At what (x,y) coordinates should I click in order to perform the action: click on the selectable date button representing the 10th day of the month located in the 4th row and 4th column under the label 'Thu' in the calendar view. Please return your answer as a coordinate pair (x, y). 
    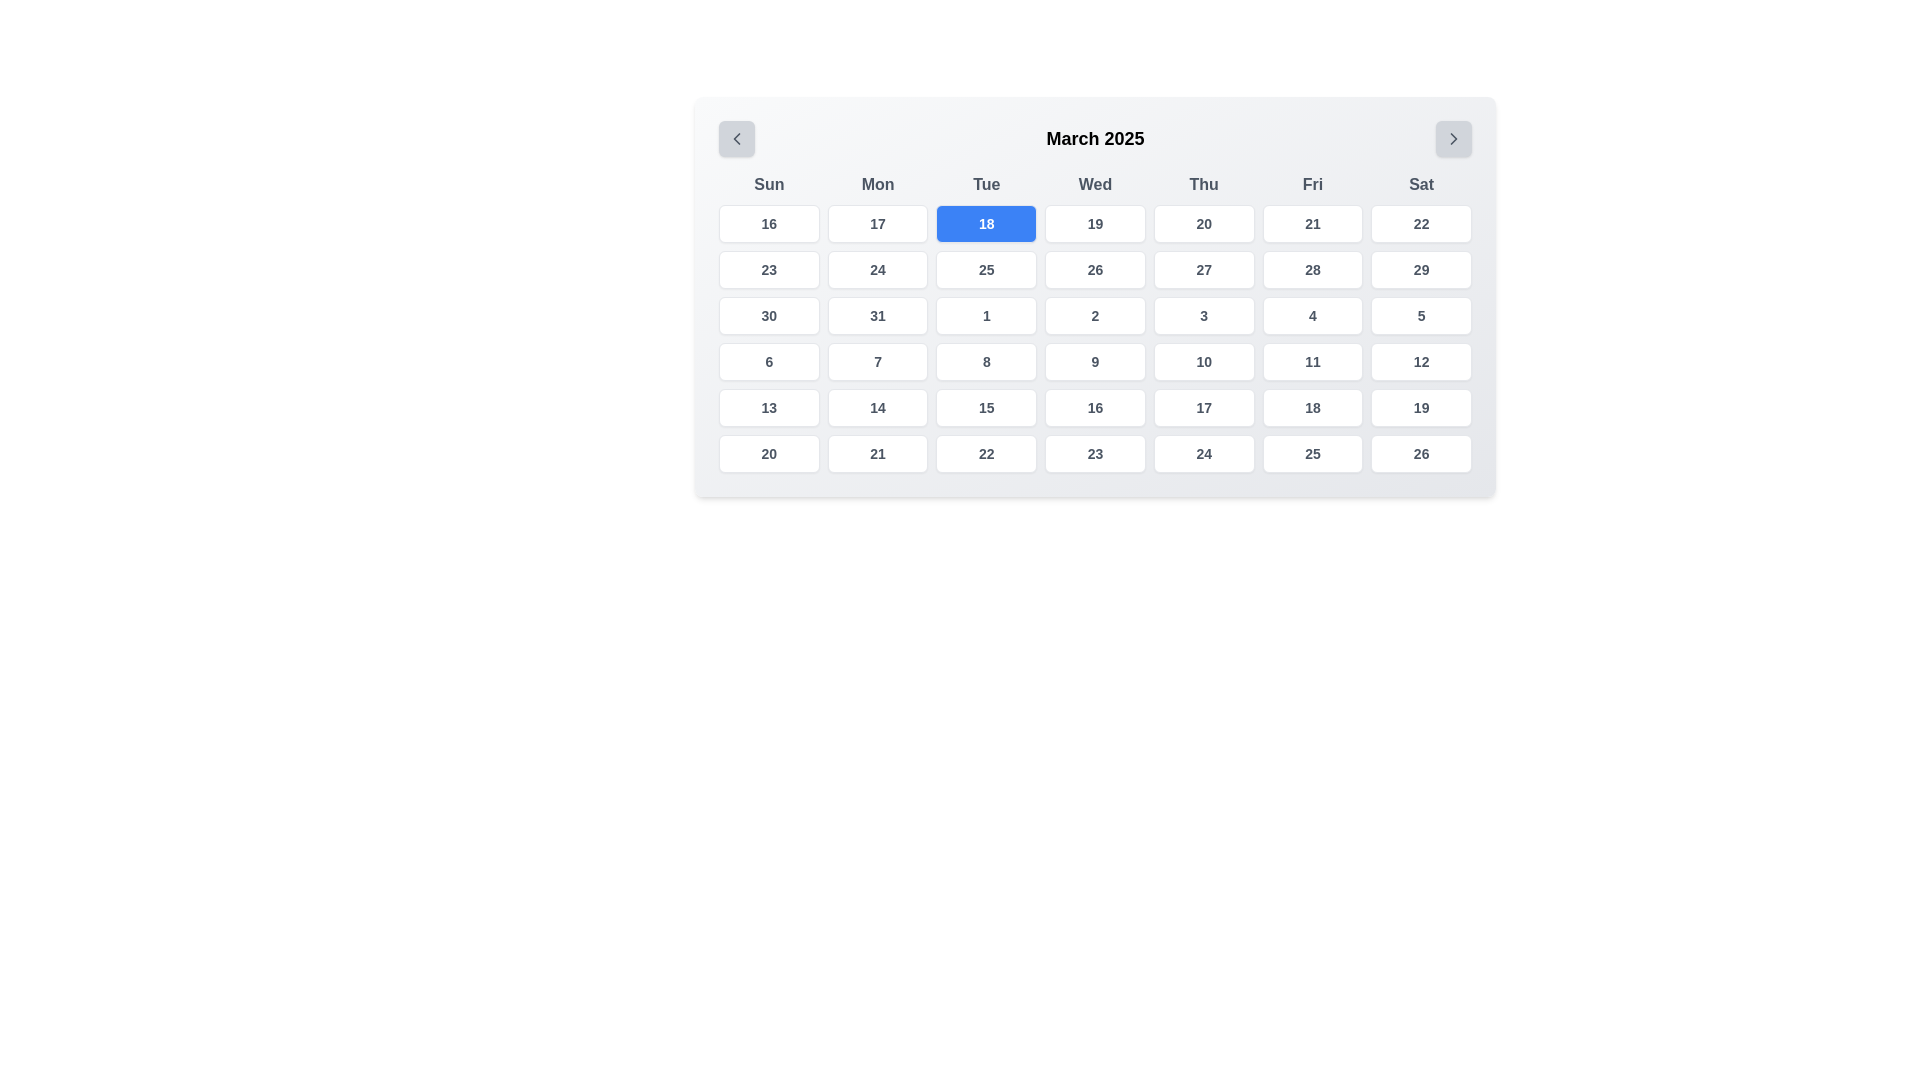
    Looking at the image, I should click on (1203, 362).